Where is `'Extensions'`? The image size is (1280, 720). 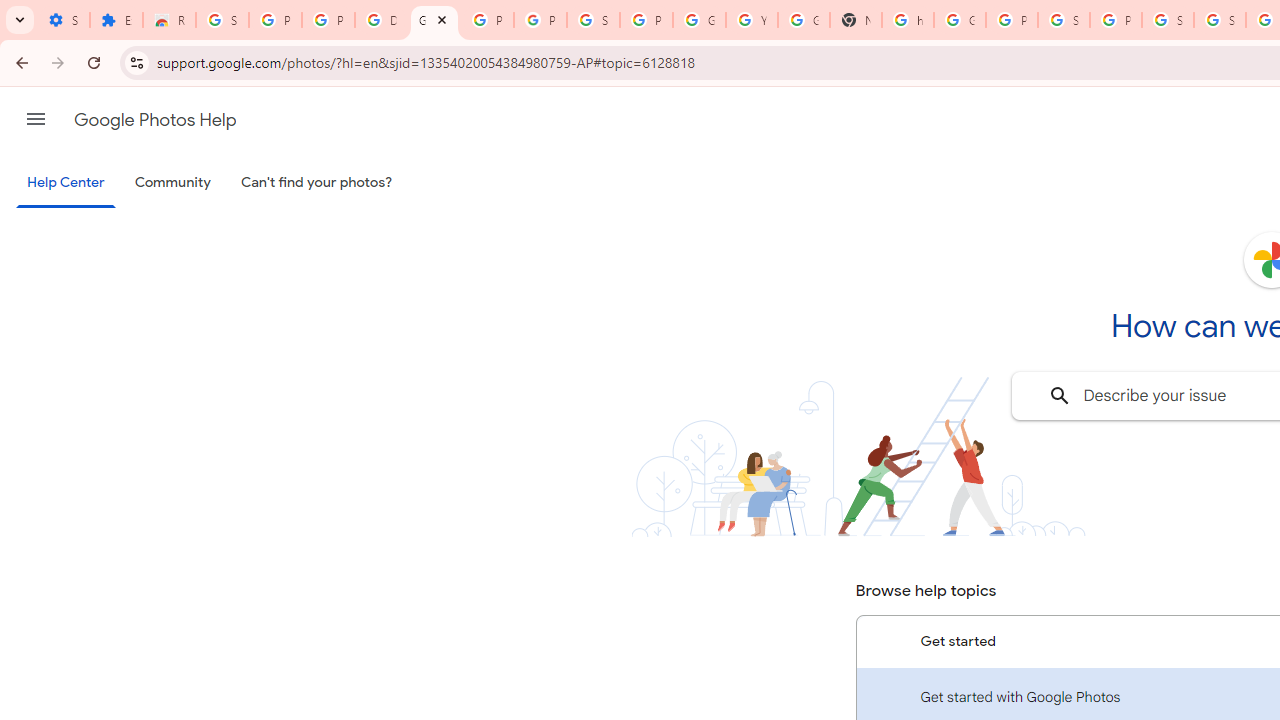
'Extensions' is located at coordinates (115, 20).